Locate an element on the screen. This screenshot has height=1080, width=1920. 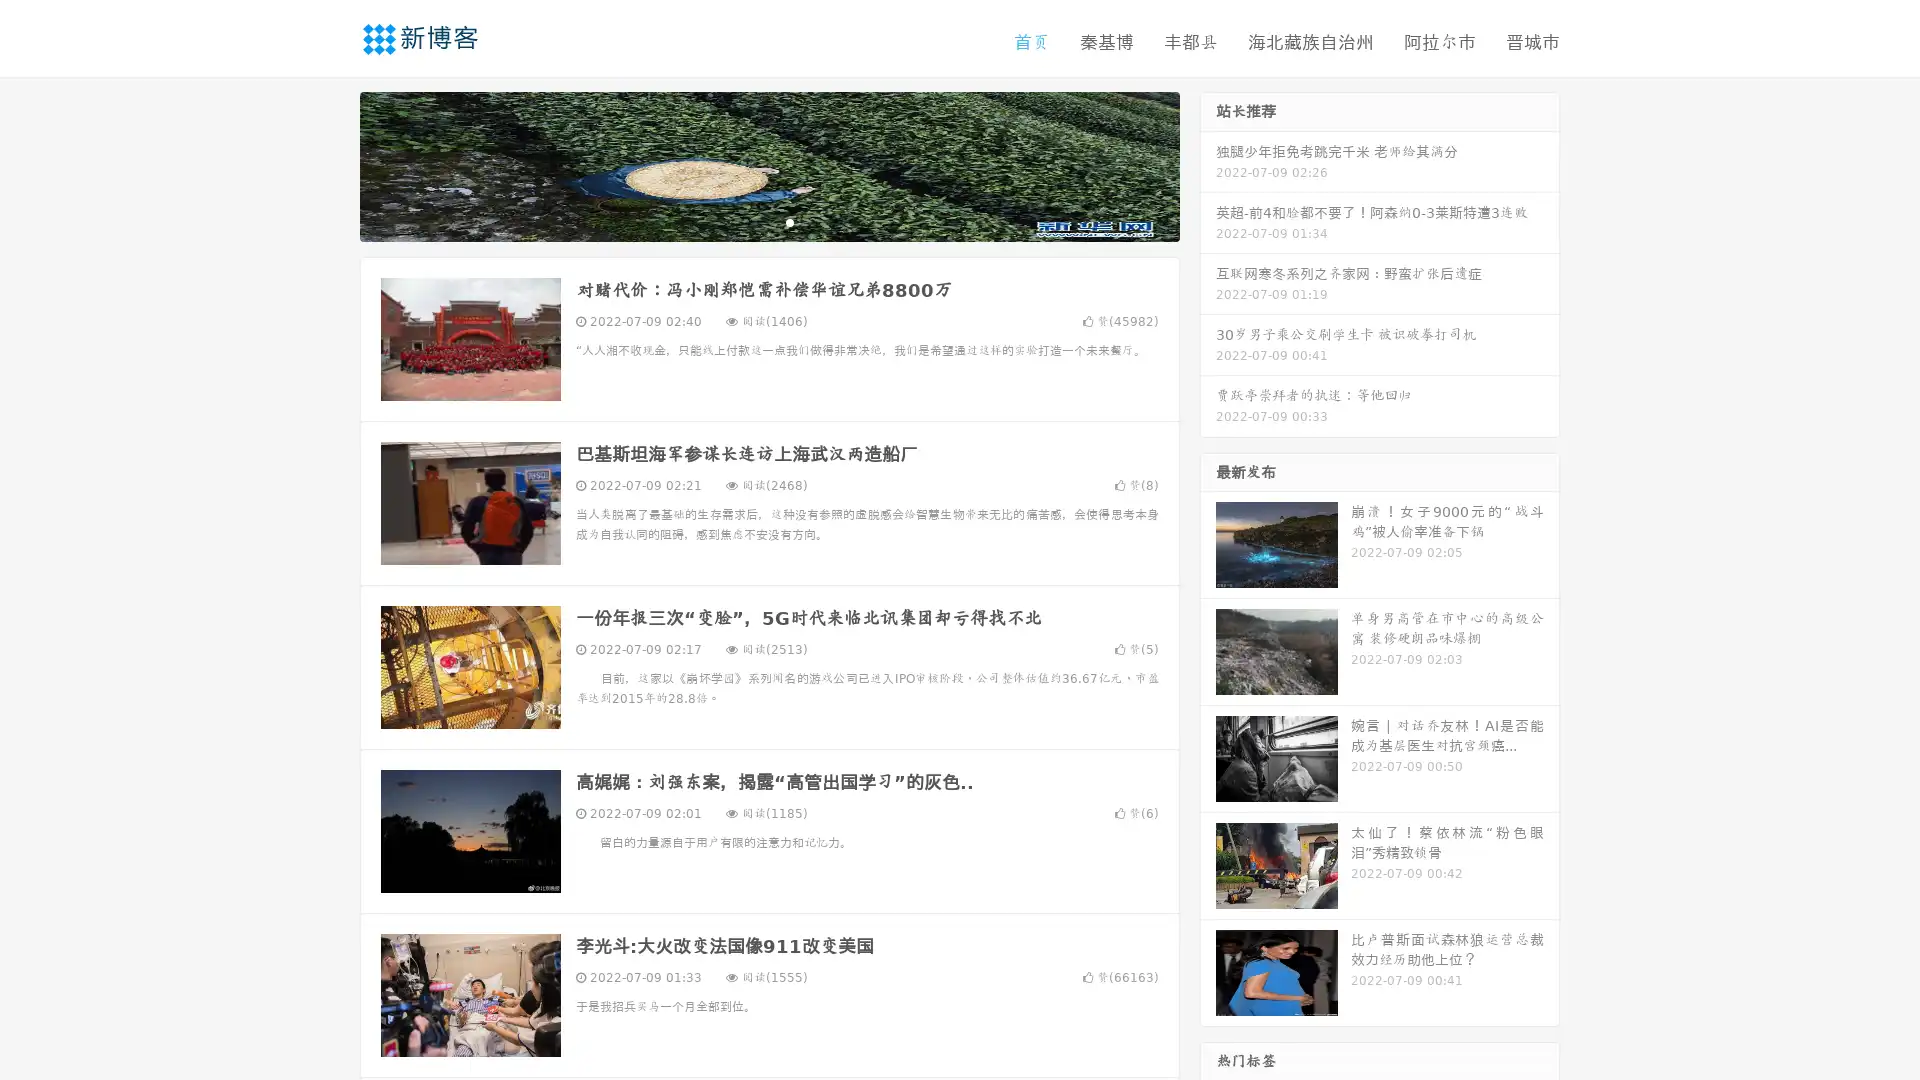
Previous slide is located at coordinates (330, 168).